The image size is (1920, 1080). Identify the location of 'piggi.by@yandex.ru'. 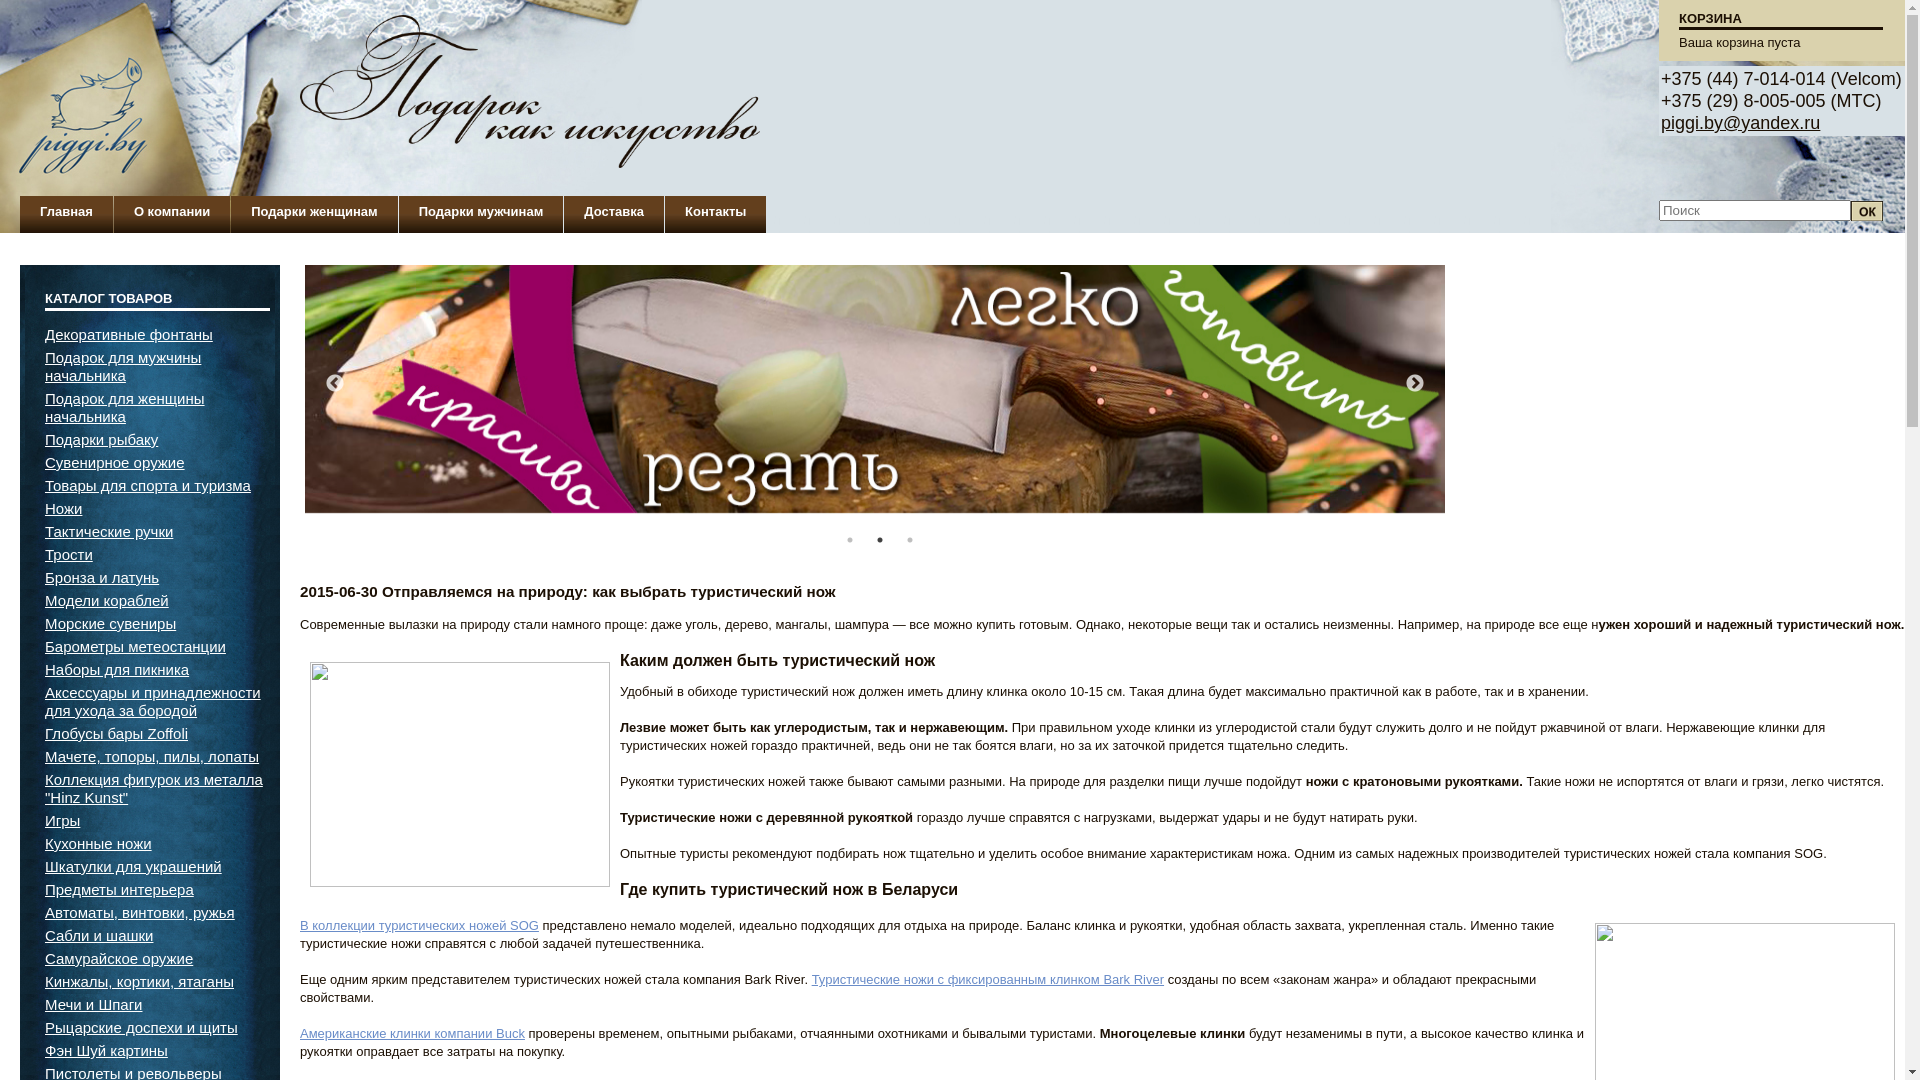
(1739, 123).